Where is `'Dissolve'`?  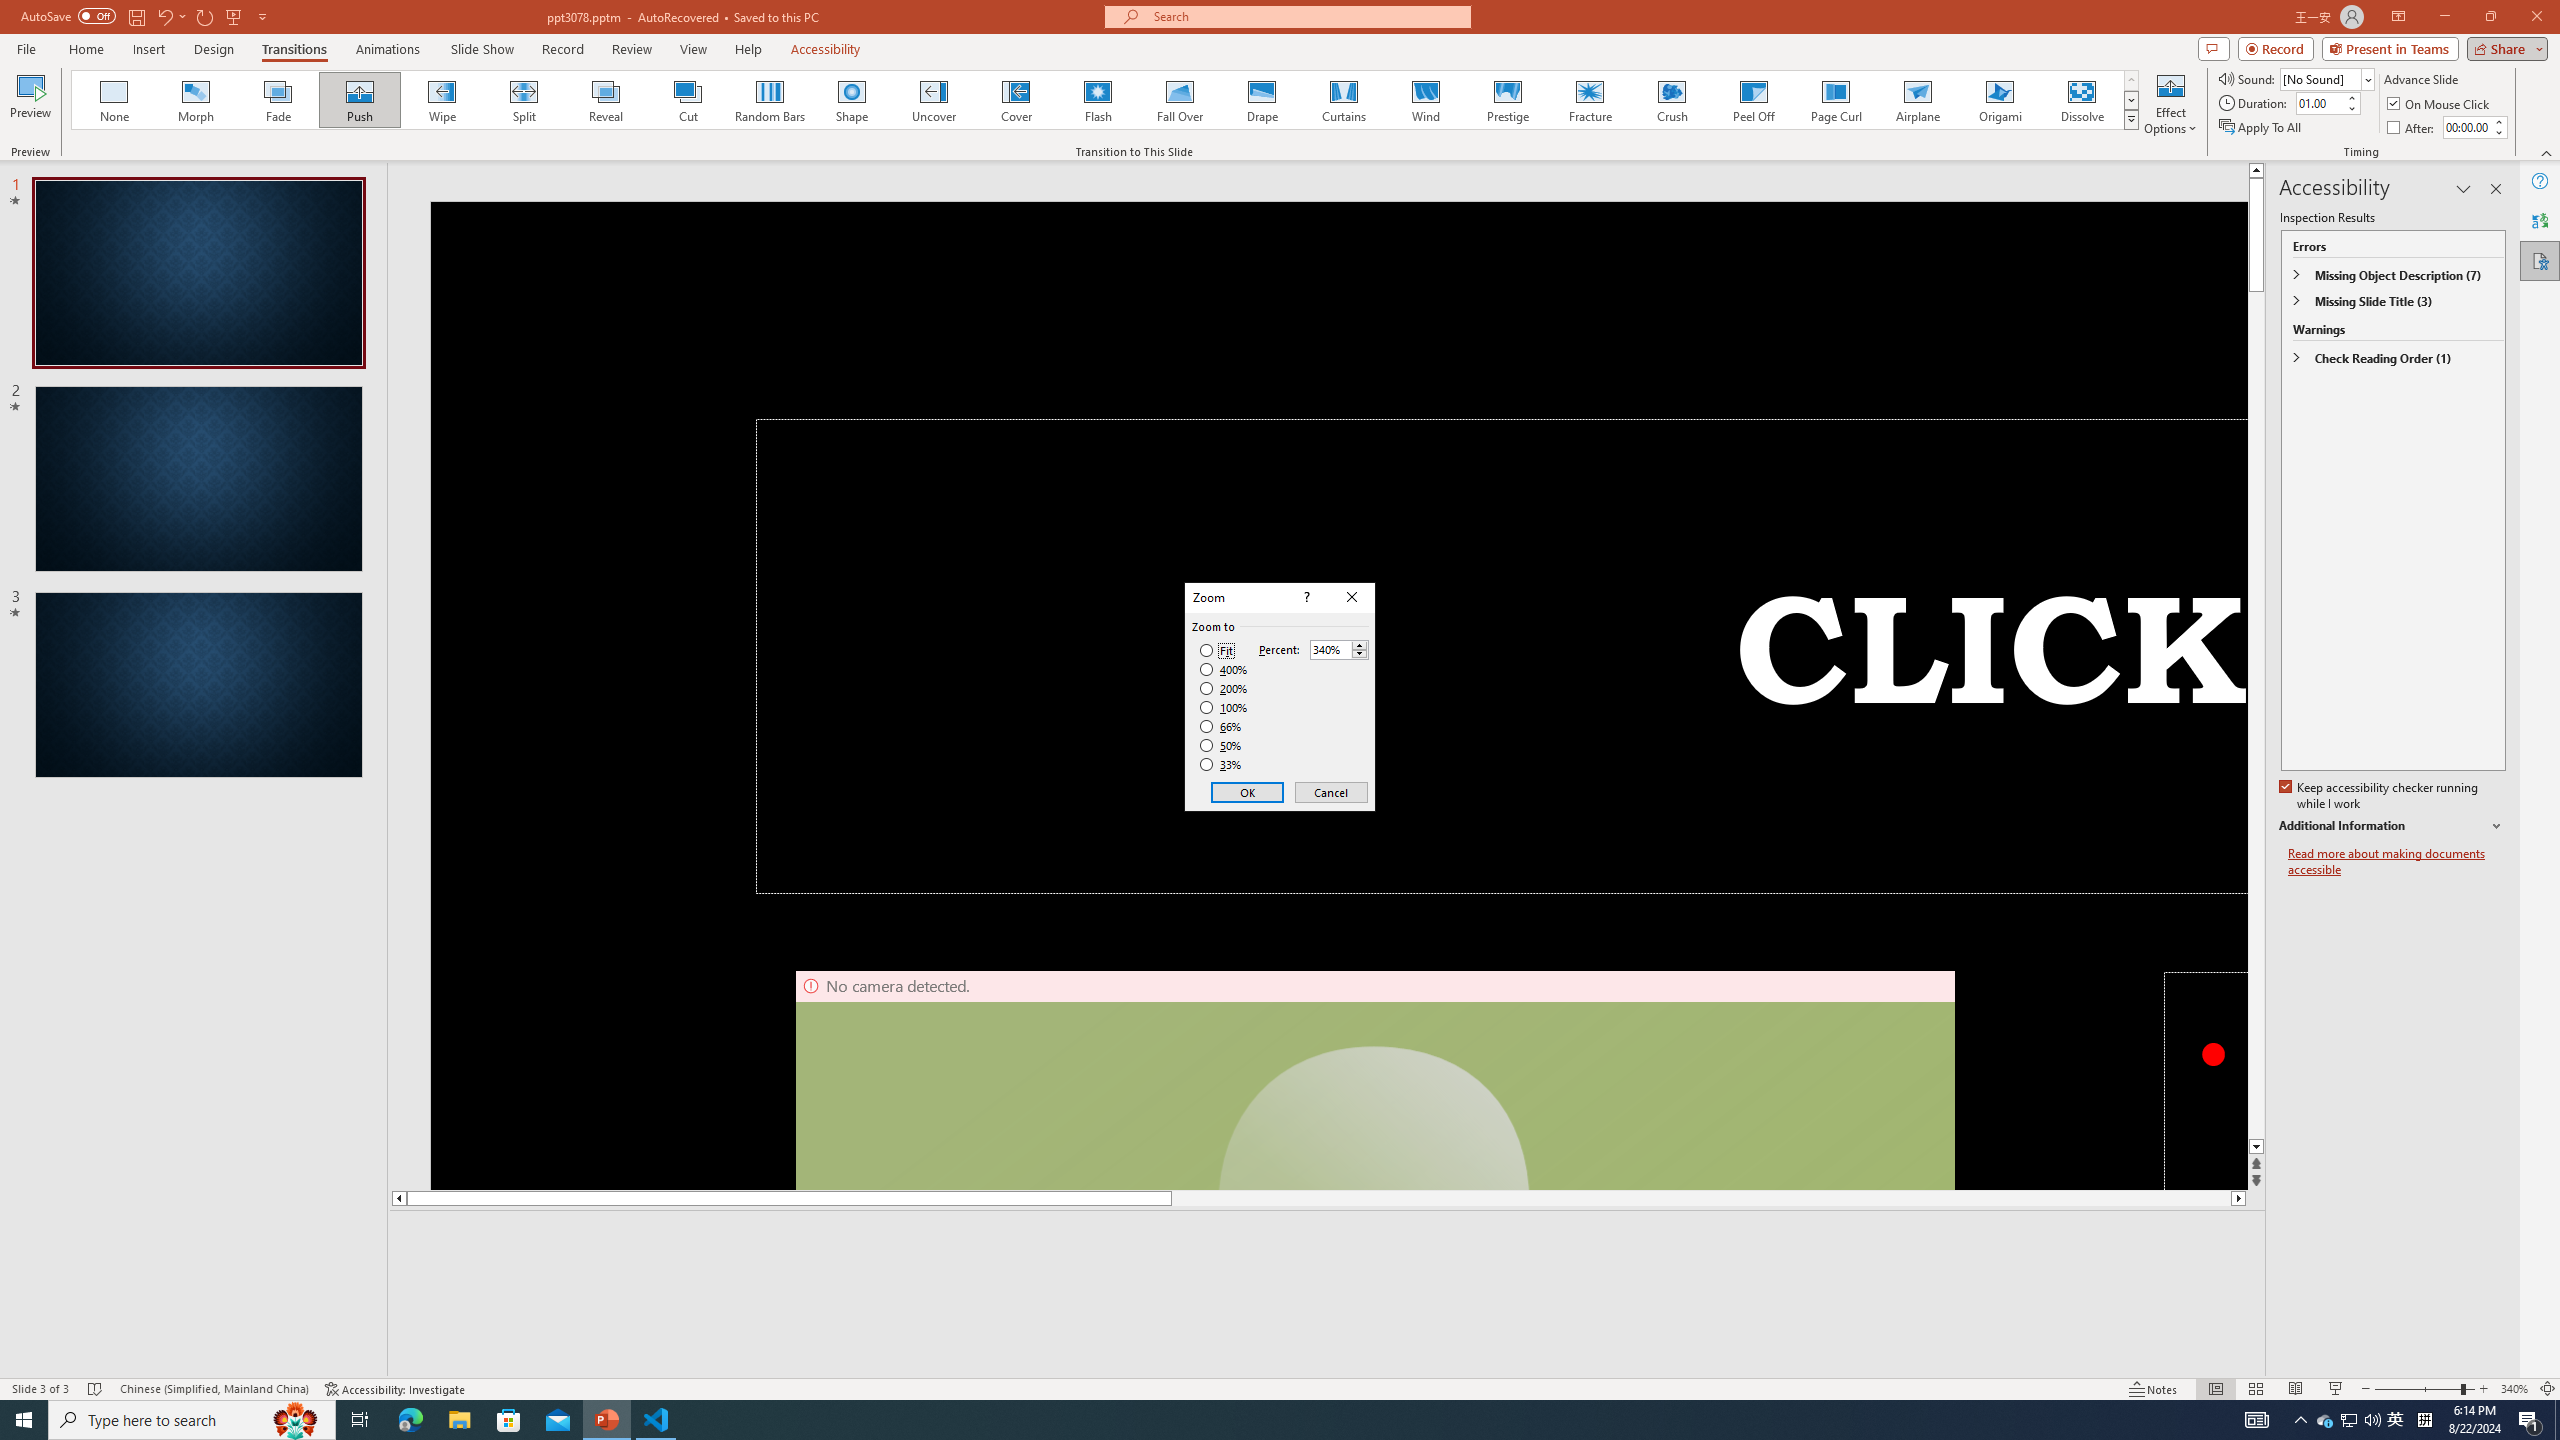 'Dissolve' is located at coordinates (2080, 99).